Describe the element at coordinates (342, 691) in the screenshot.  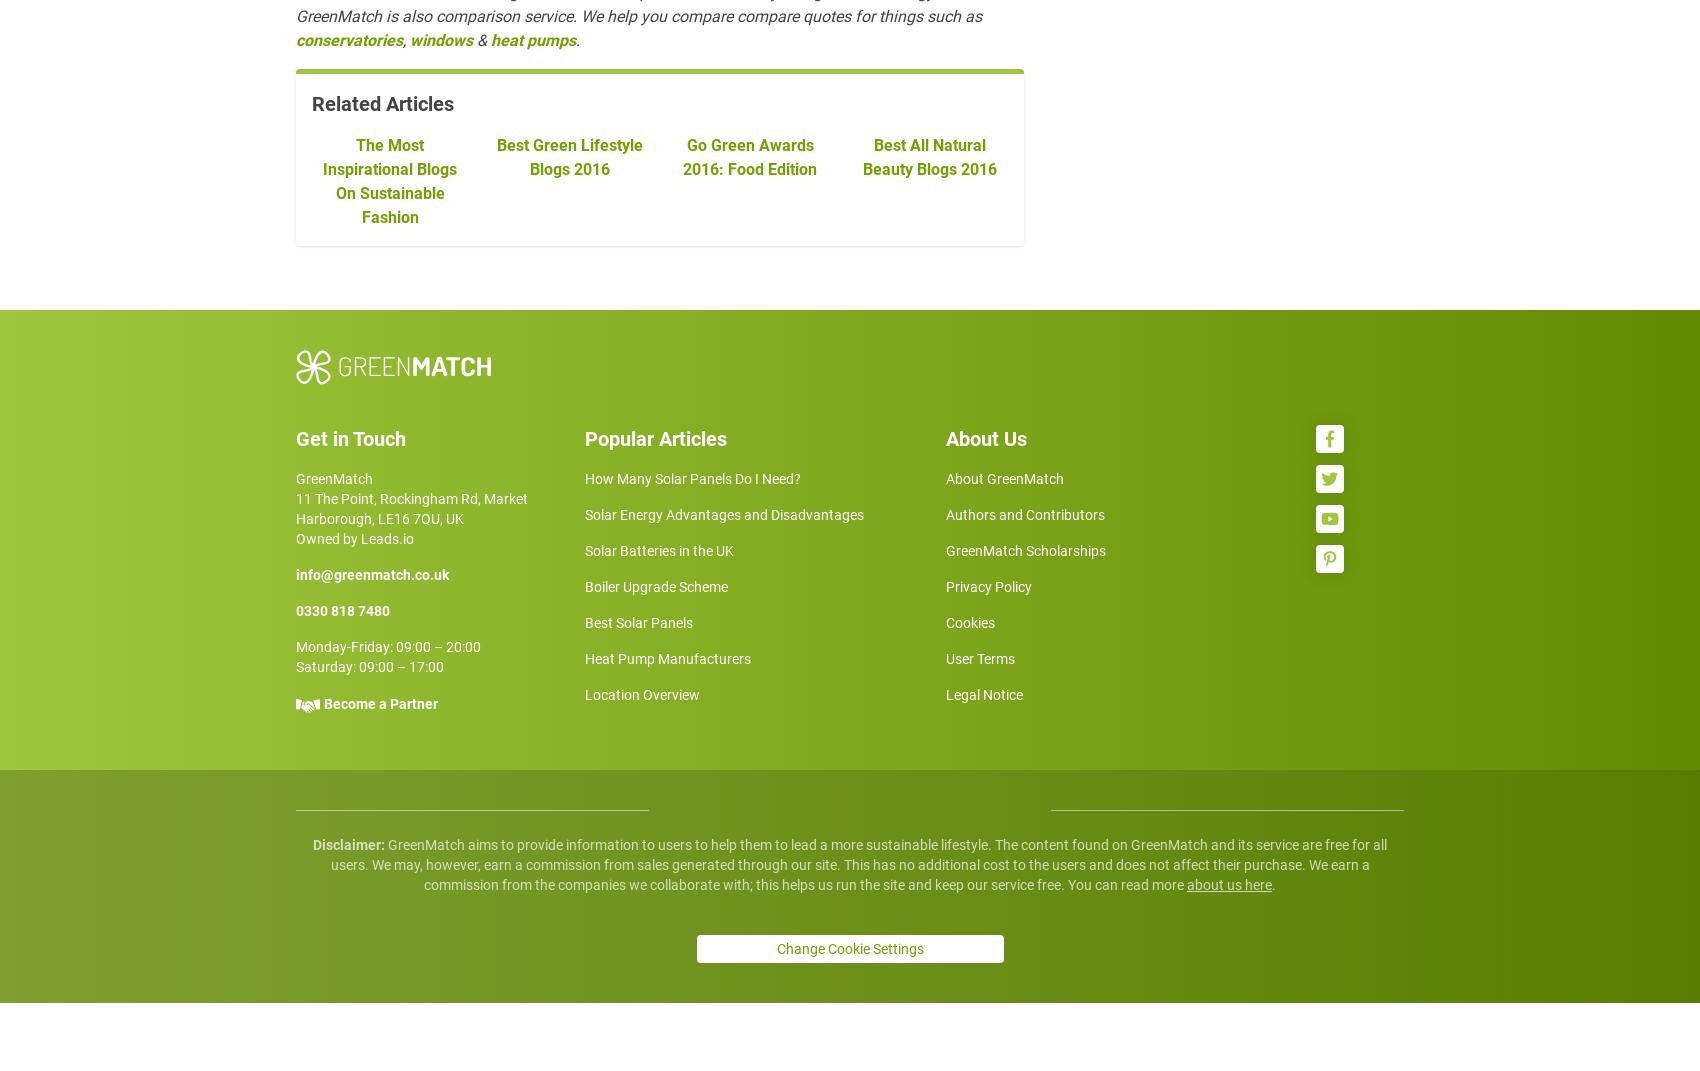
I see `'0330 818 7480'` at that location.